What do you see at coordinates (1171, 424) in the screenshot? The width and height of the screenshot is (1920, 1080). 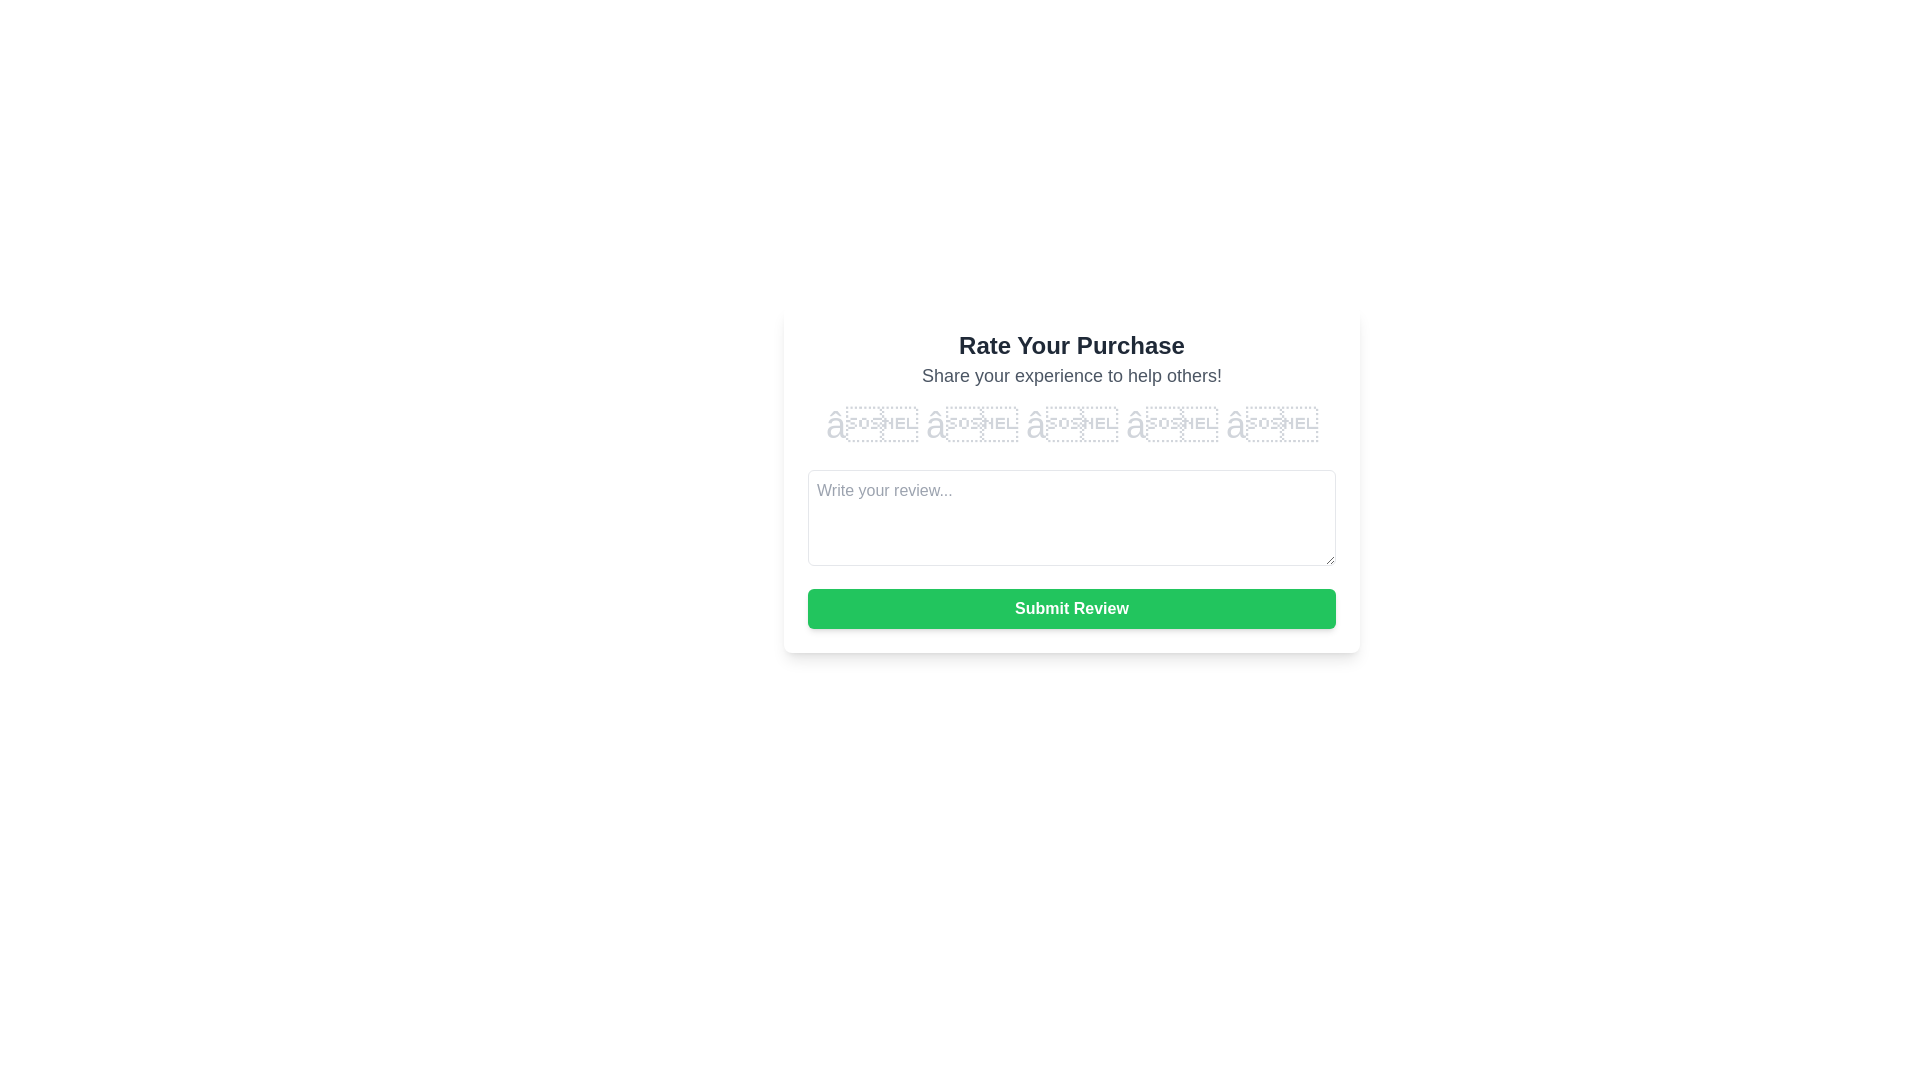 I see `the star corresponding to 4 to preview the rating` at bounding box center [1171, 424].